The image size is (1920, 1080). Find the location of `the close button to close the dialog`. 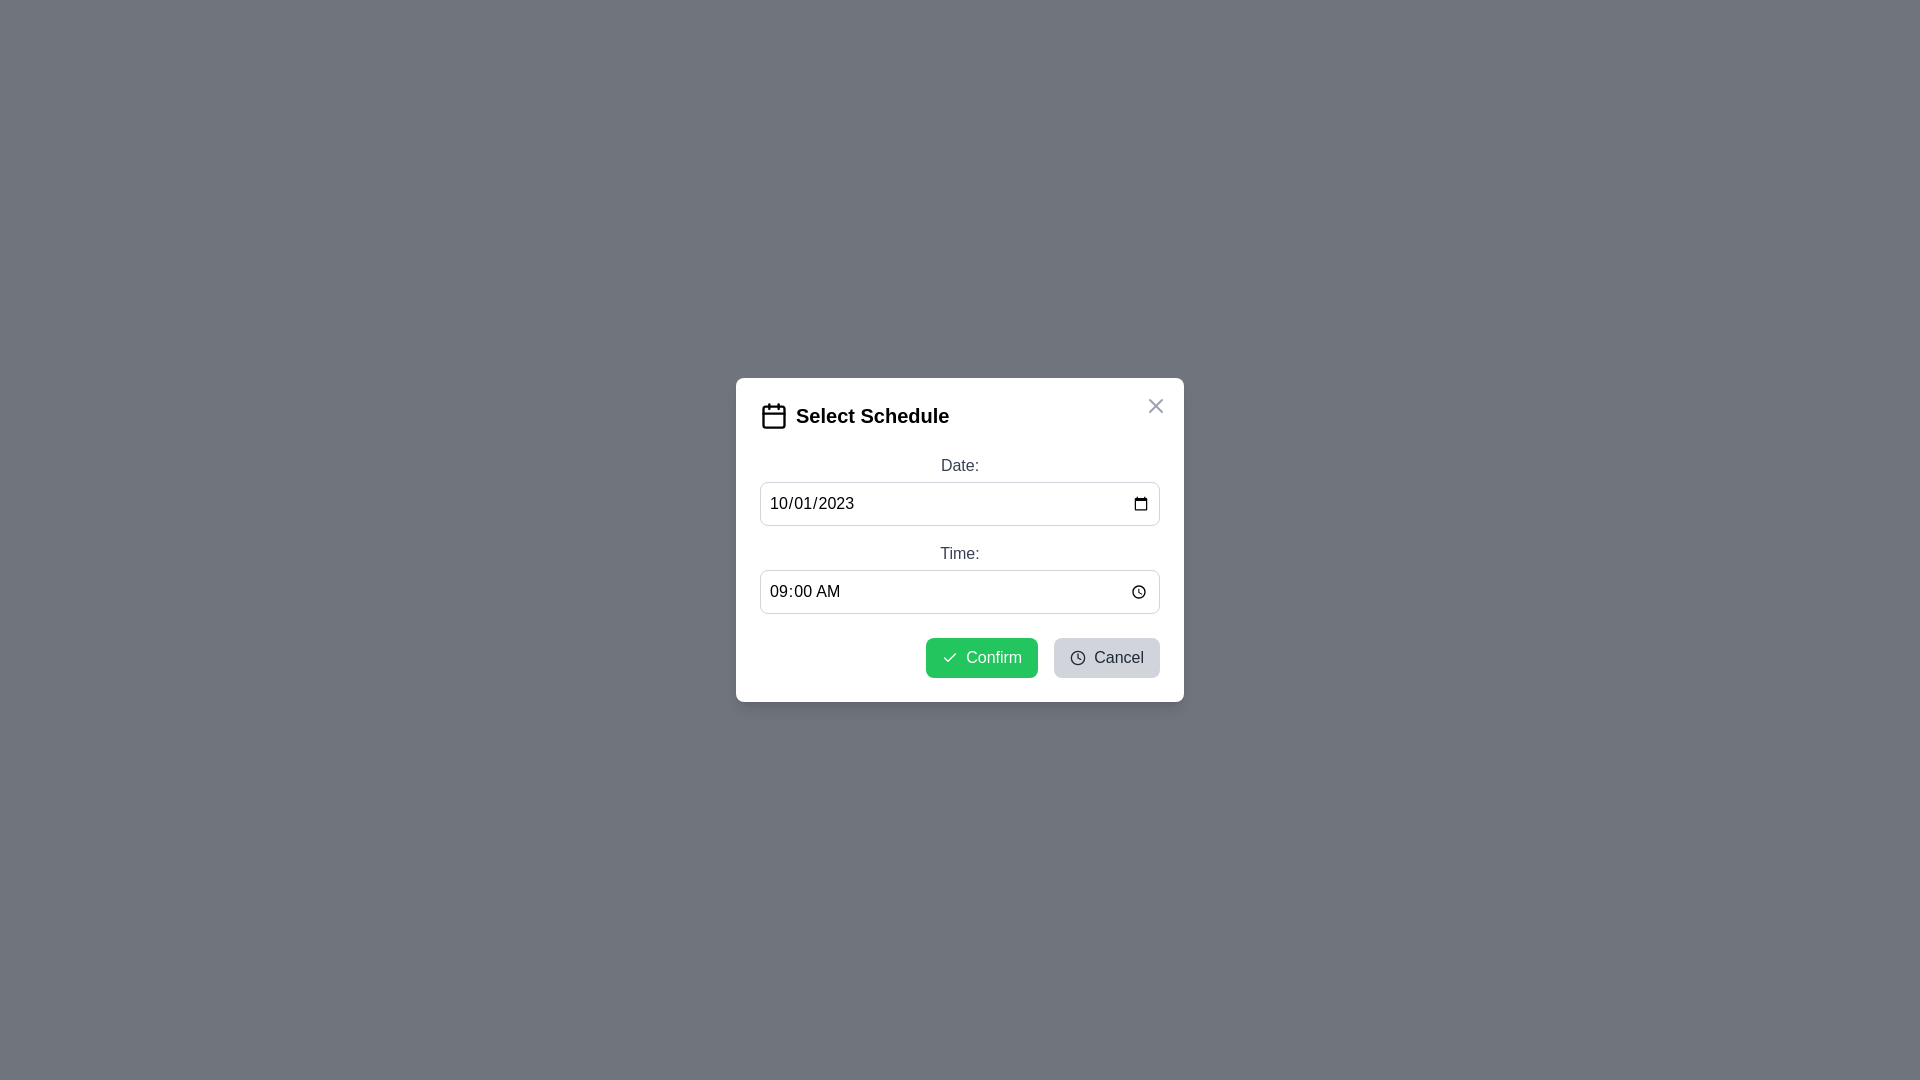

the close button to close the dialog is located at coordinates (1156, 405).